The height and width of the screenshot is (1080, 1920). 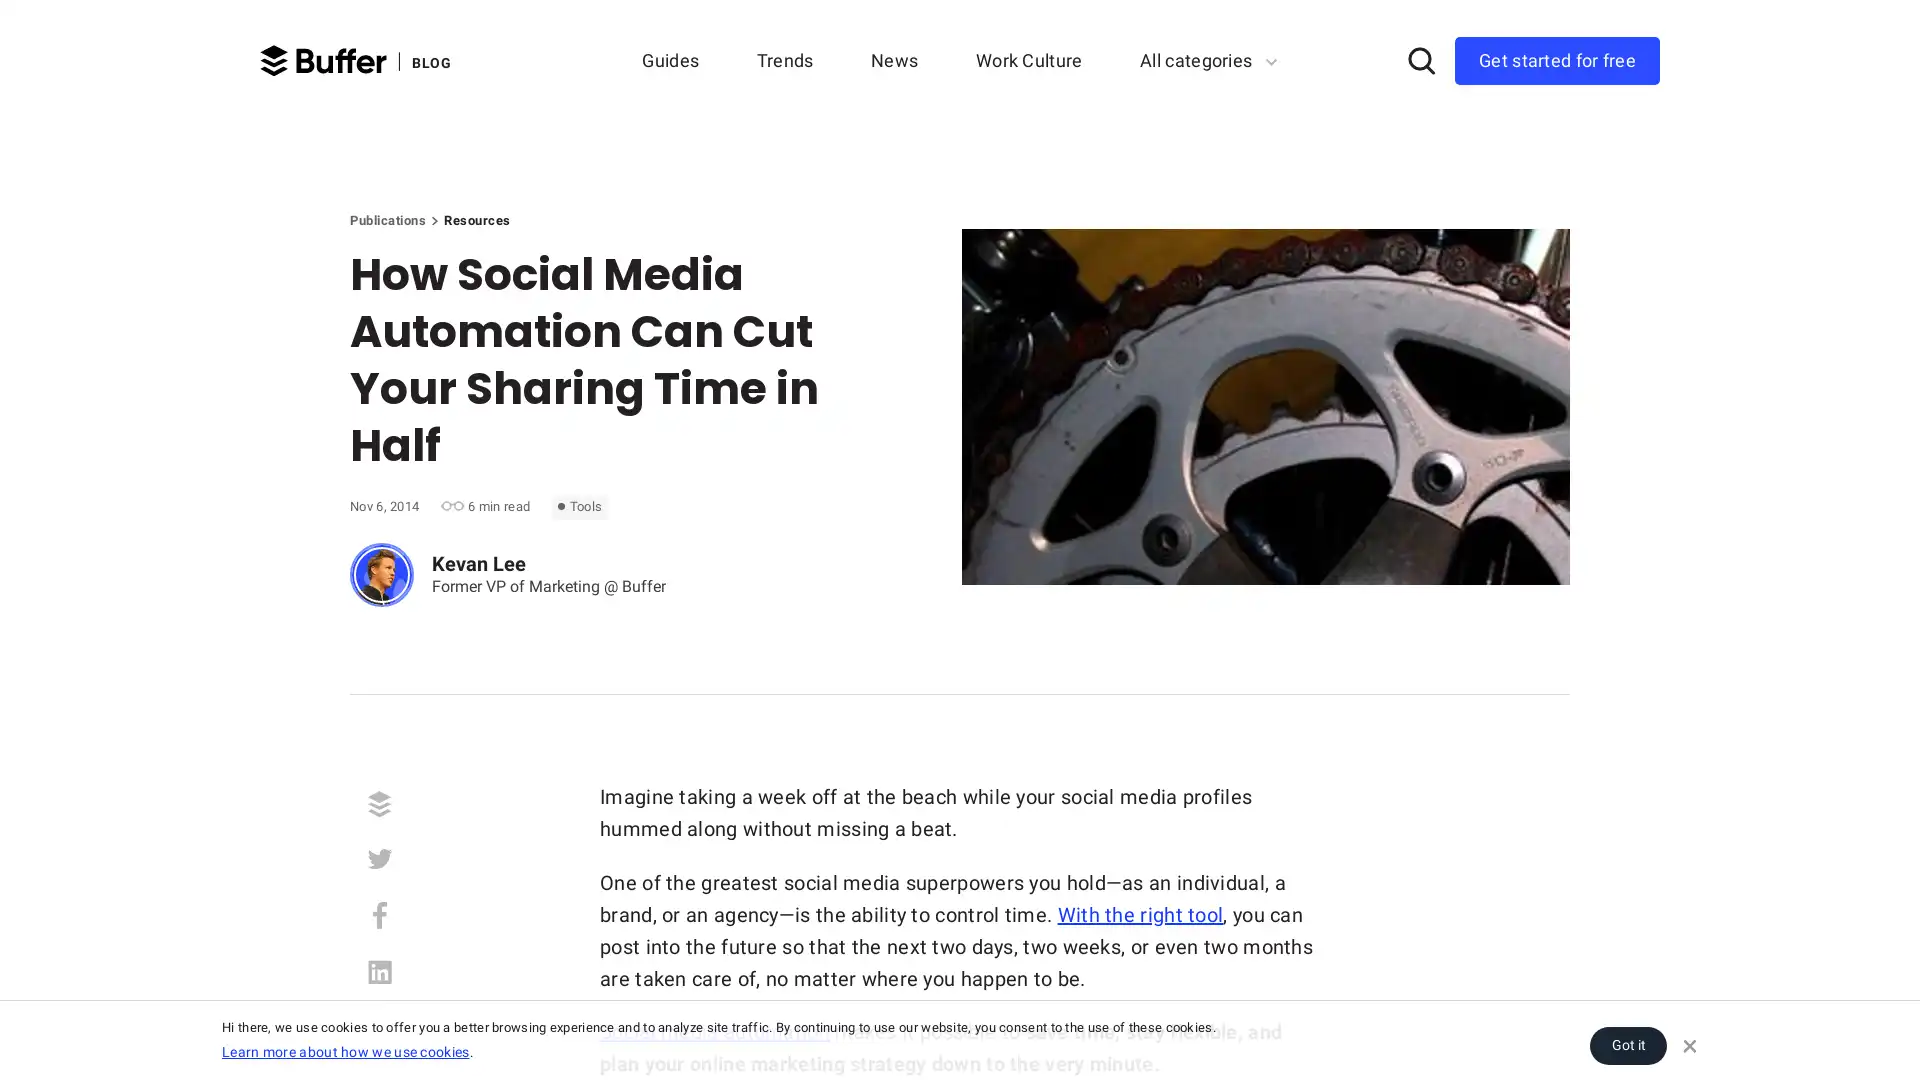 I want to click on Search, so click(x=1415, y=60).